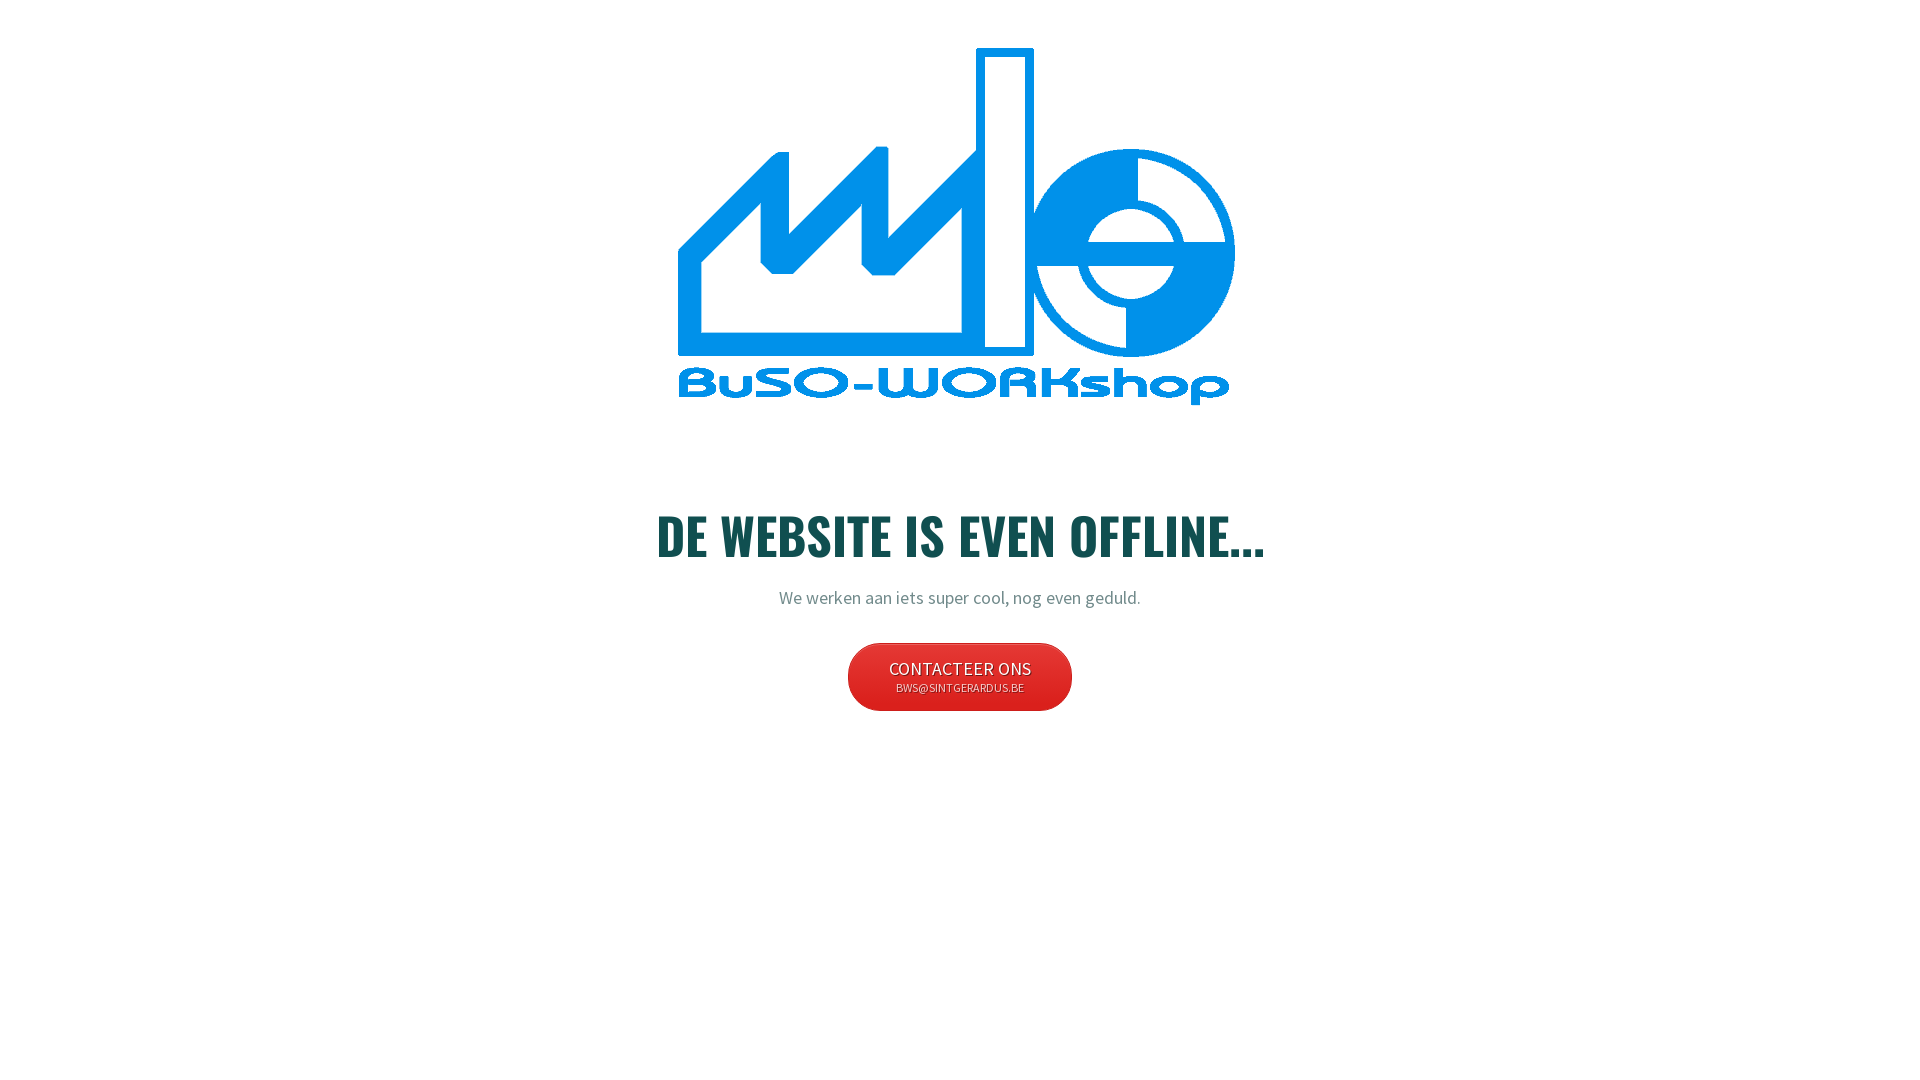  I want to click on 'CONTACTEER ONS, so click(960, 676).